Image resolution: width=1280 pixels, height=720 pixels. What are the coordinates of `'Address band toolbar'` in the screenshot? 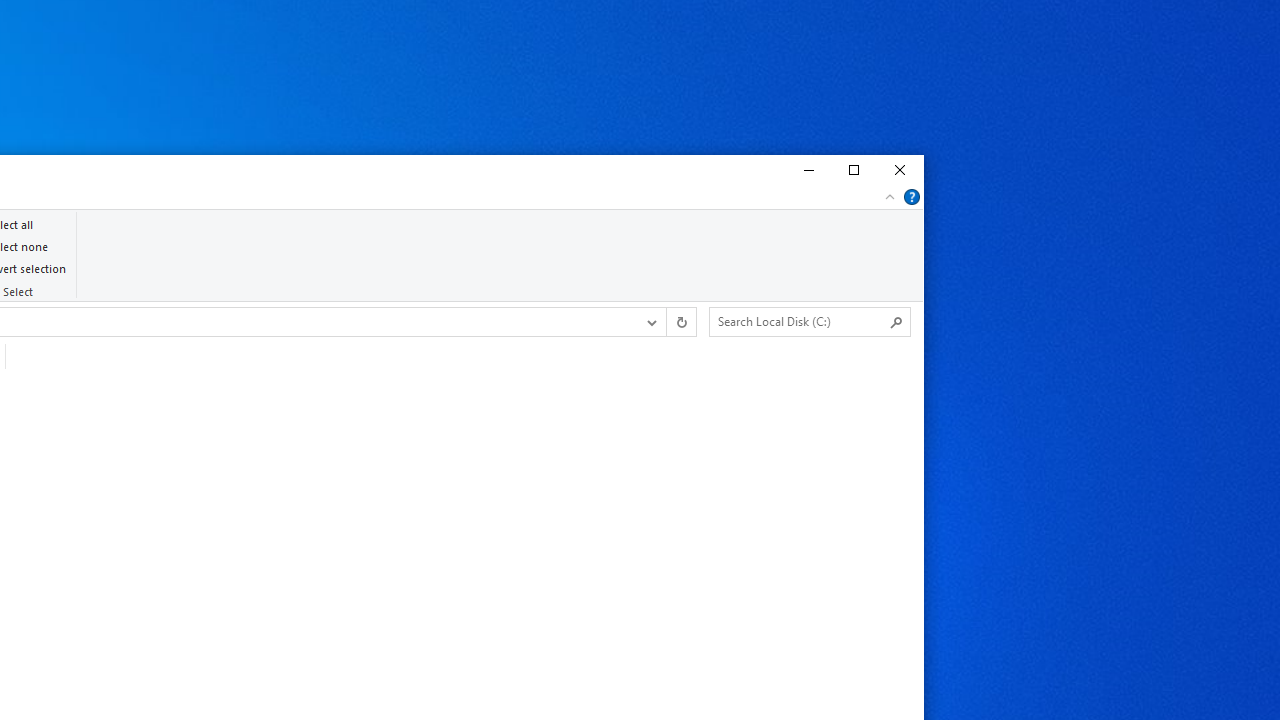 It's located at (666, 320).